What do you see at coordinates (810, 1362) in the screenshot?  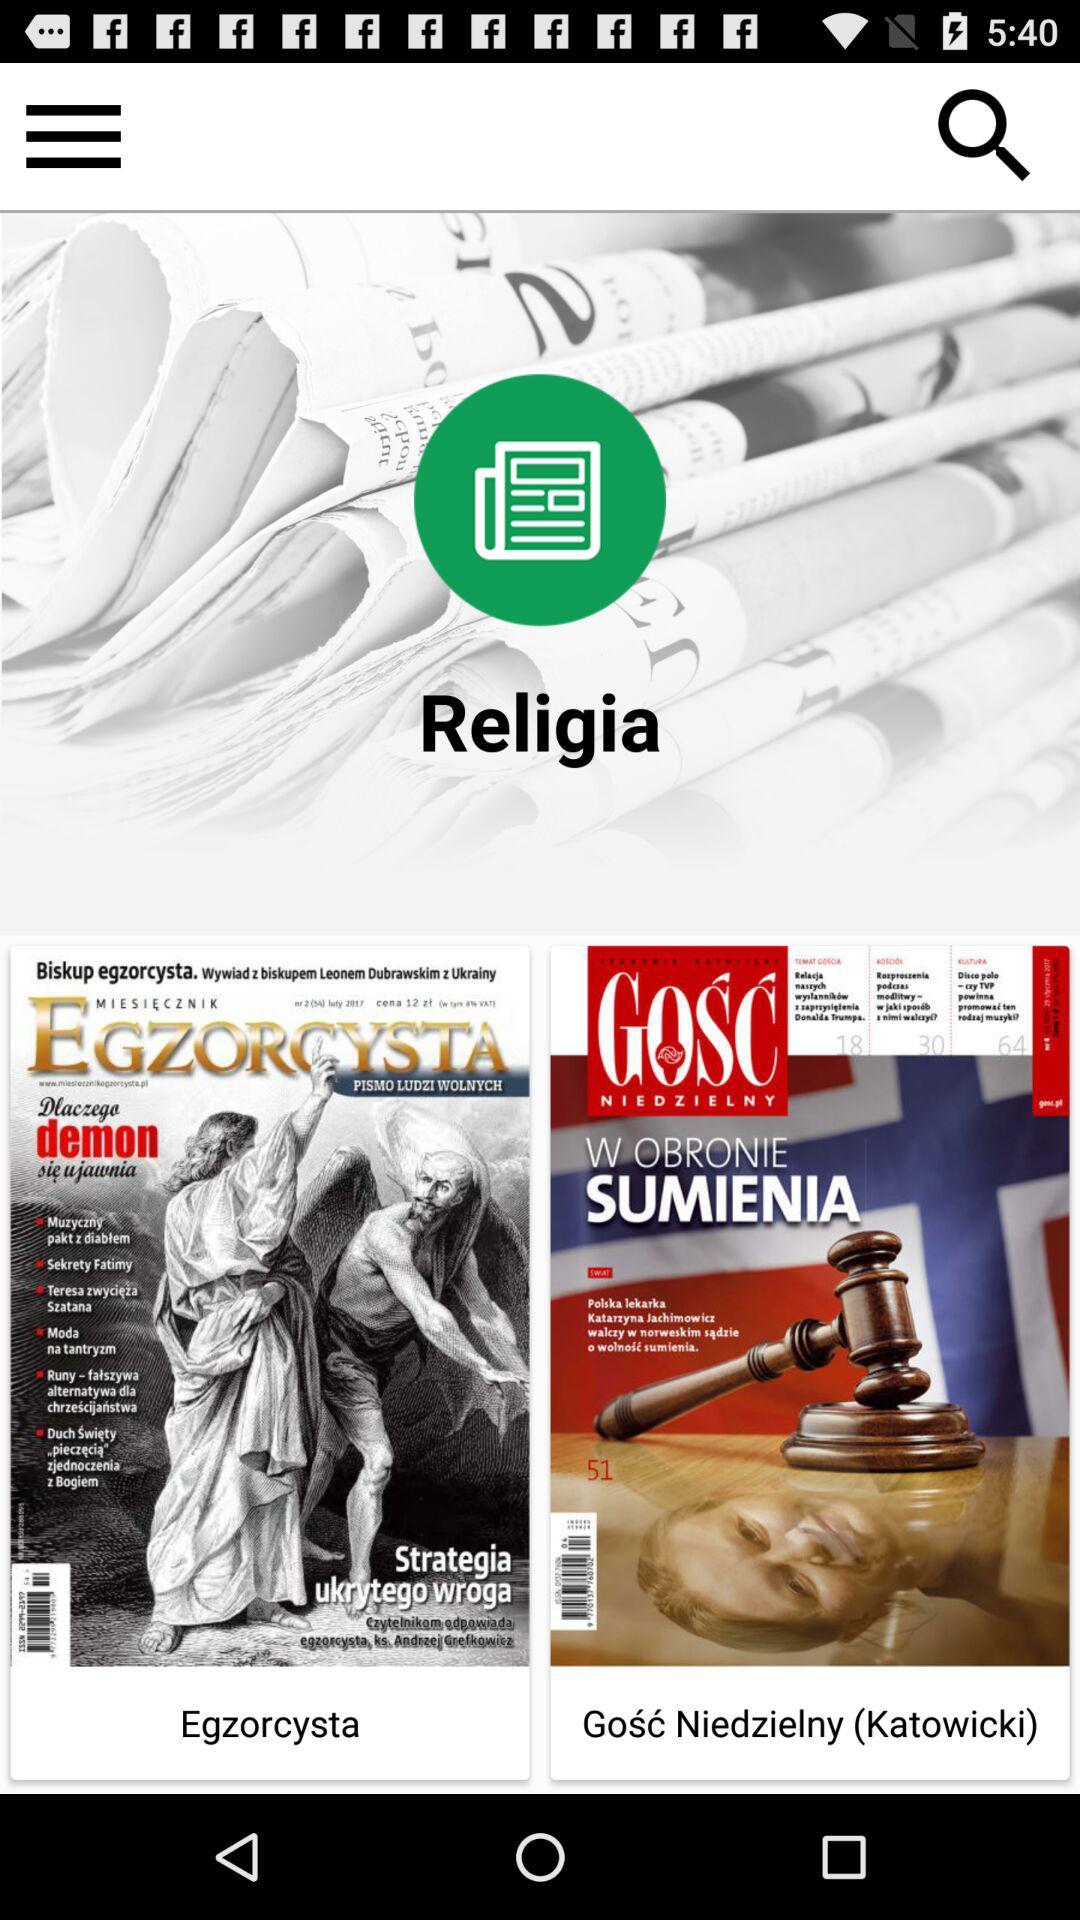 I see `the second image below religia` at bounding box center [810, 1362].